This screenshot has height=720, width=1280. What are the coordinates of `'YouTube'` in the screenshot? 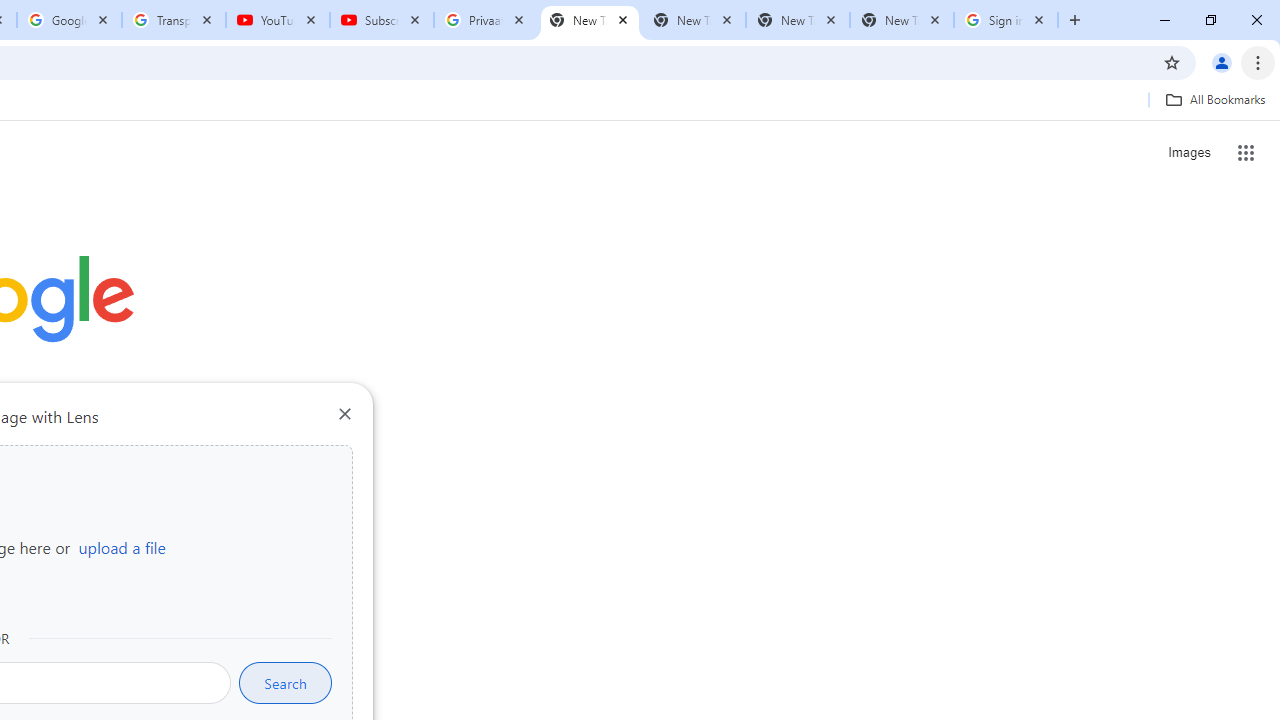 It's located at (277, 20).